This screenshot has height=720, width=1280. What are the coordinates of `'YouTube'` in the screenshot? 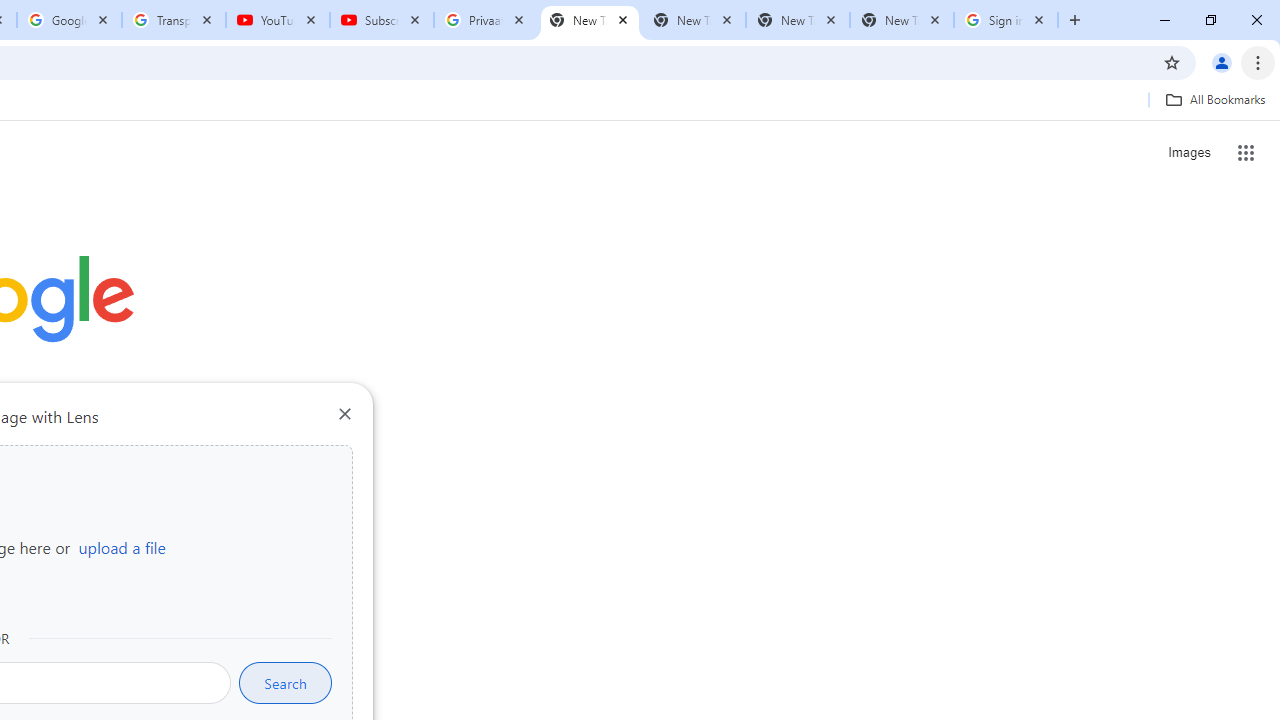 It's located at (277, 20).